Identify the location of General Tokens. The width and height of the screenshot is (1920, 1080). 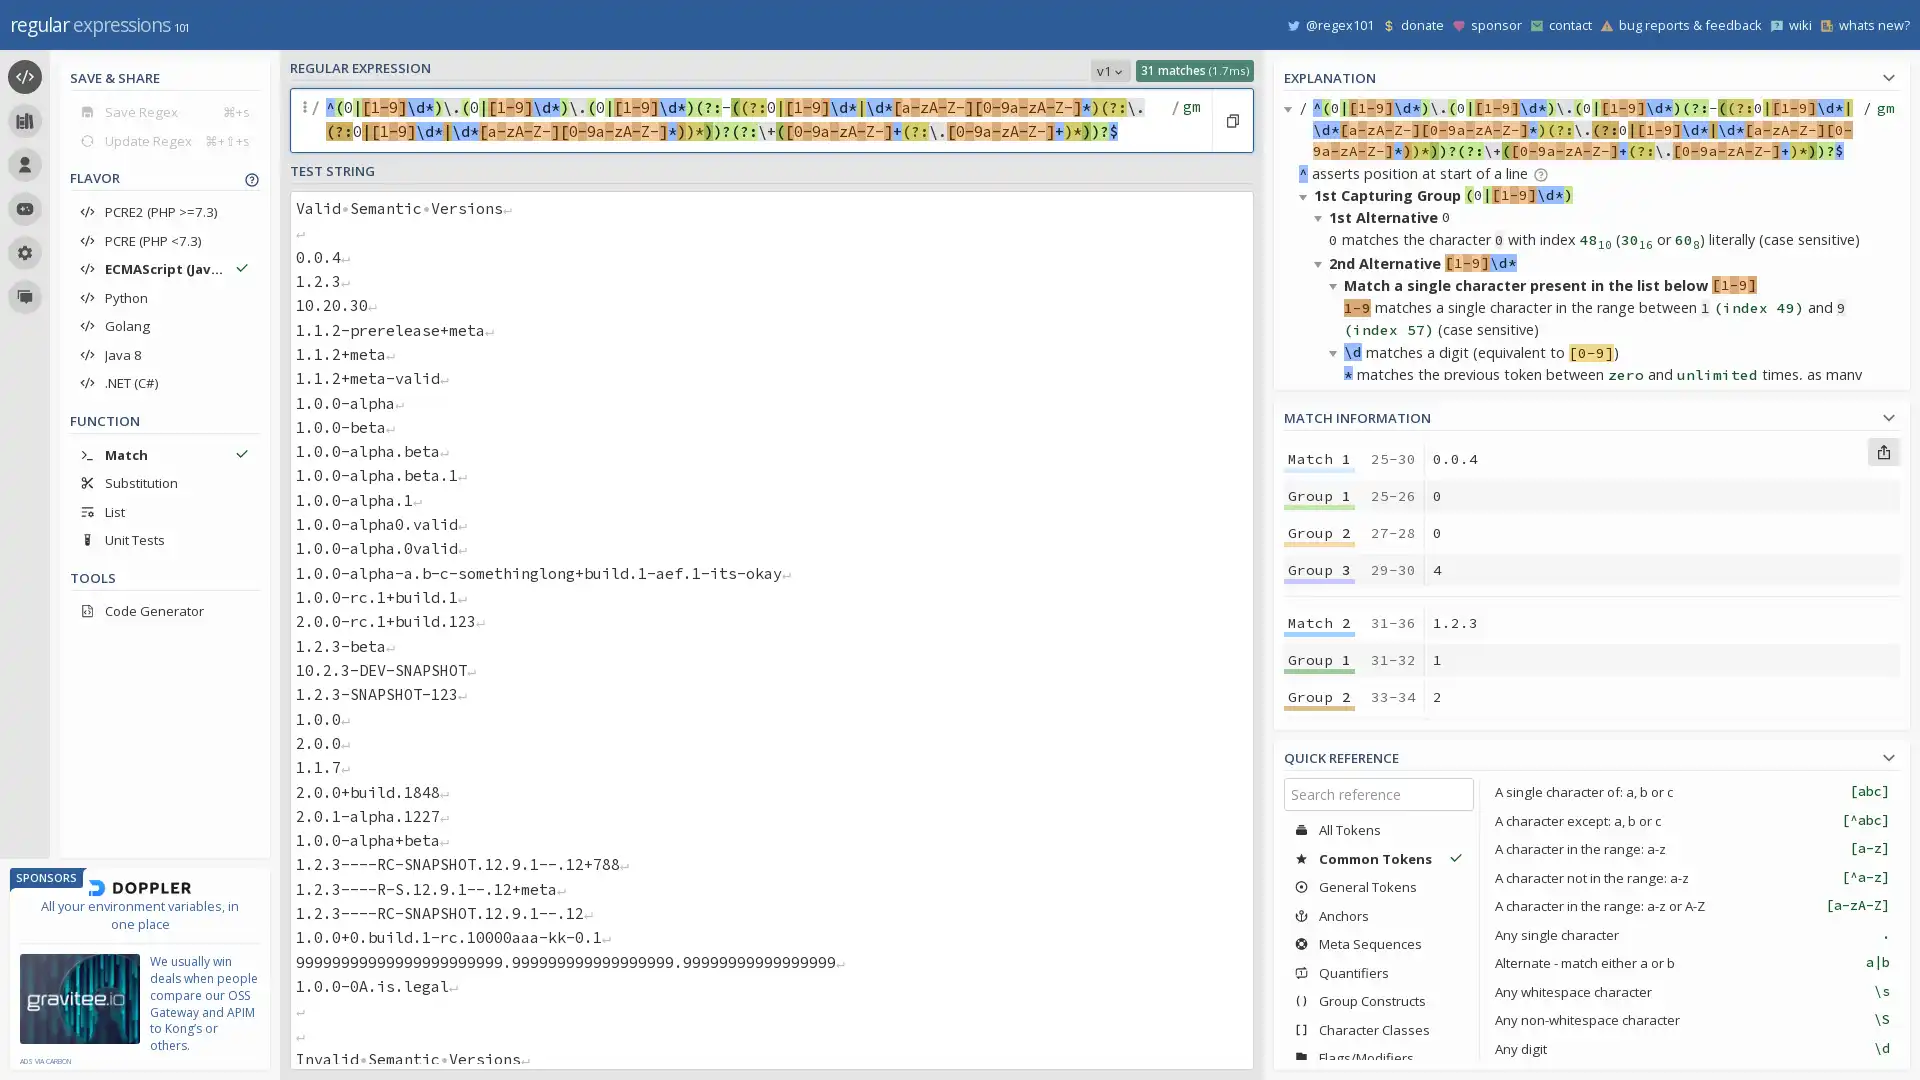
(1377, 886).